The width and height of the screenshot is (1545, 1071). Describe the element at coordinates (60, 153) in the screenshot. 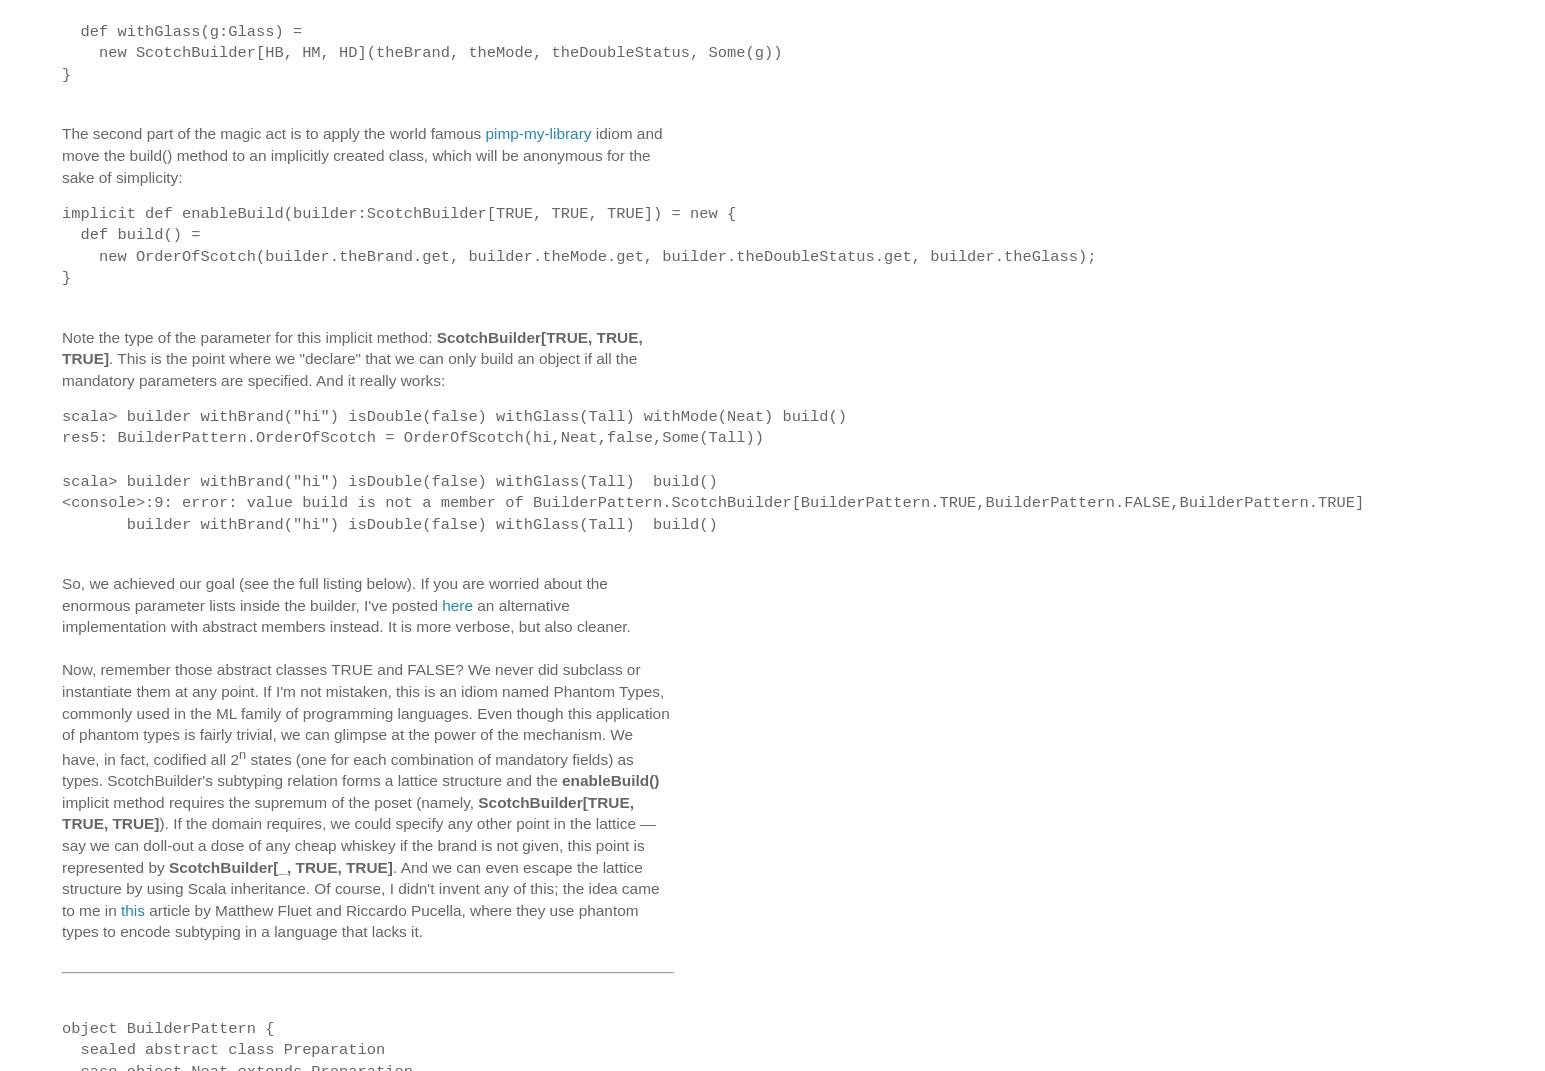

I see `'idiom and move the build() method to an implicitly created class, which will be anonymous for the sake of simplicity:'` at that location.